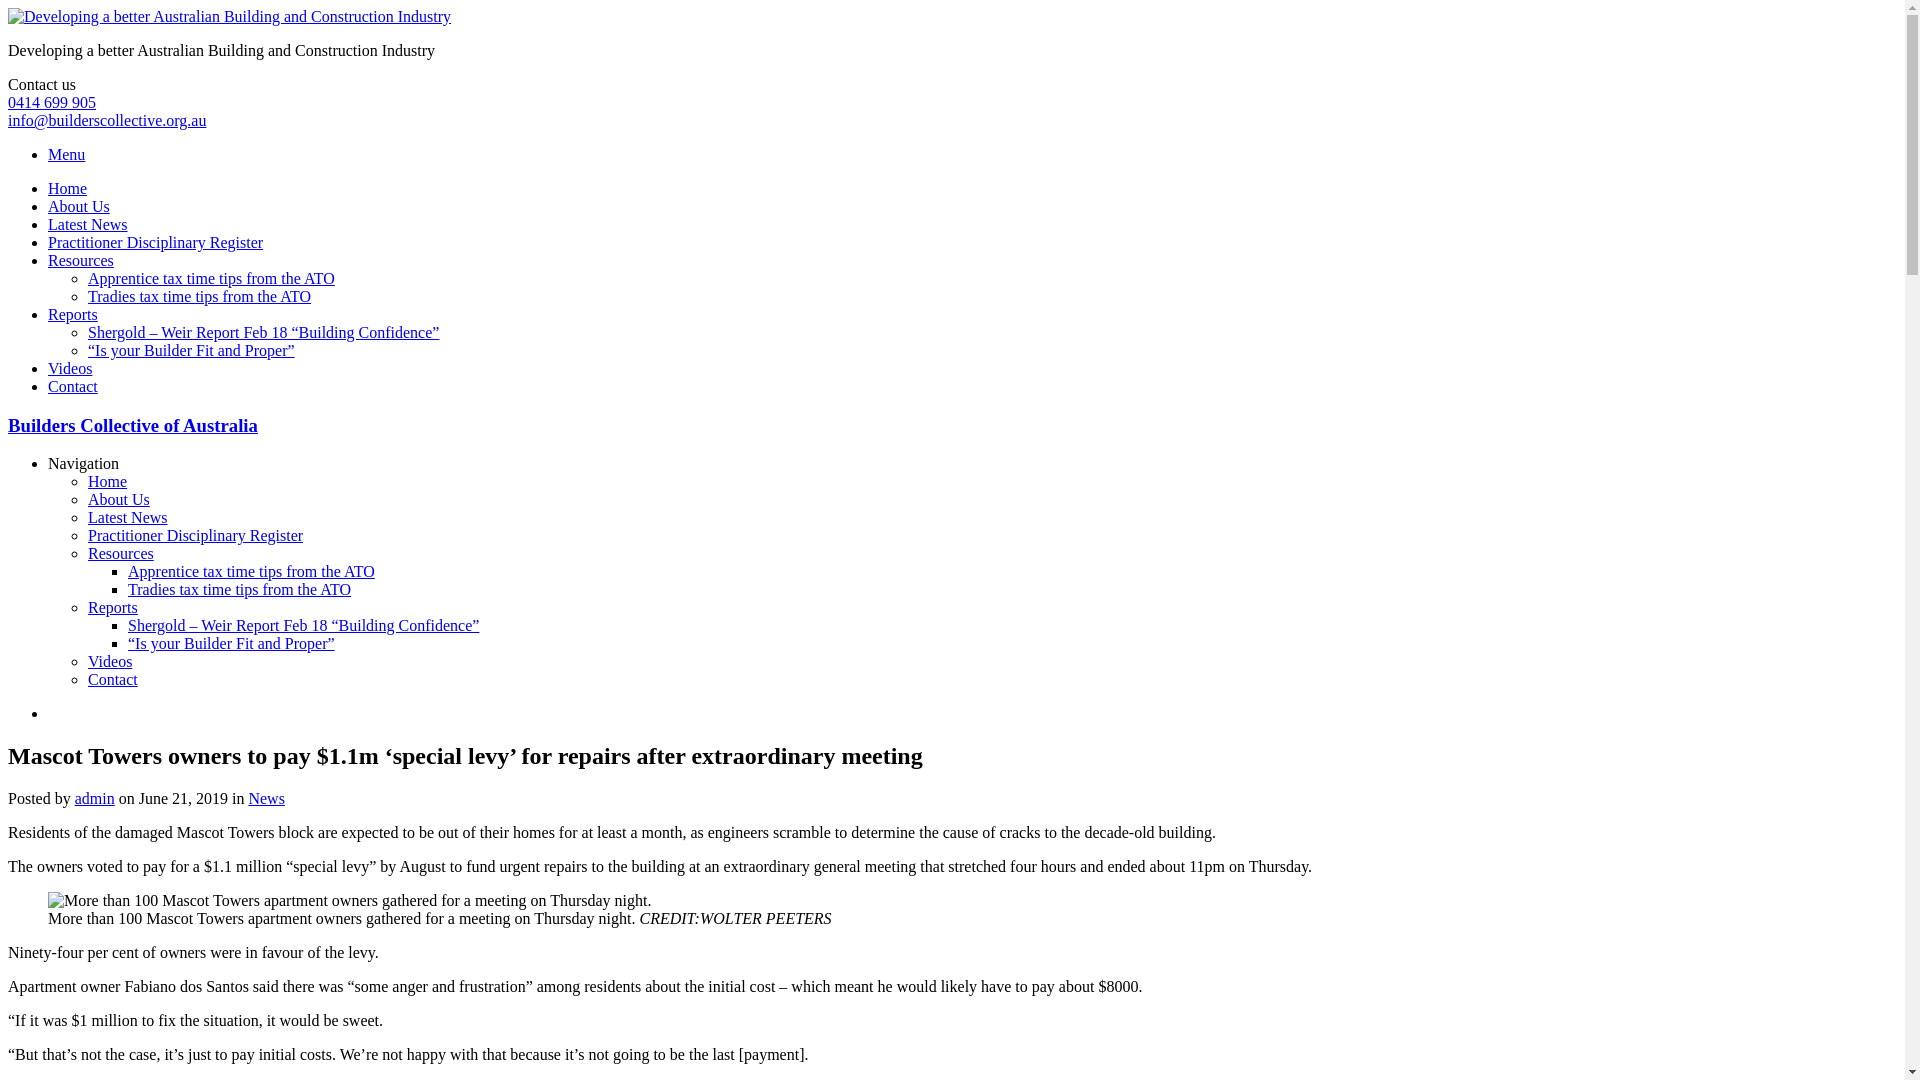 The width and height of the screenshot is (1920, 1080). Describe the element at coordinates (127, 516) in the screenshot. I see `'Latest News'` at that location.